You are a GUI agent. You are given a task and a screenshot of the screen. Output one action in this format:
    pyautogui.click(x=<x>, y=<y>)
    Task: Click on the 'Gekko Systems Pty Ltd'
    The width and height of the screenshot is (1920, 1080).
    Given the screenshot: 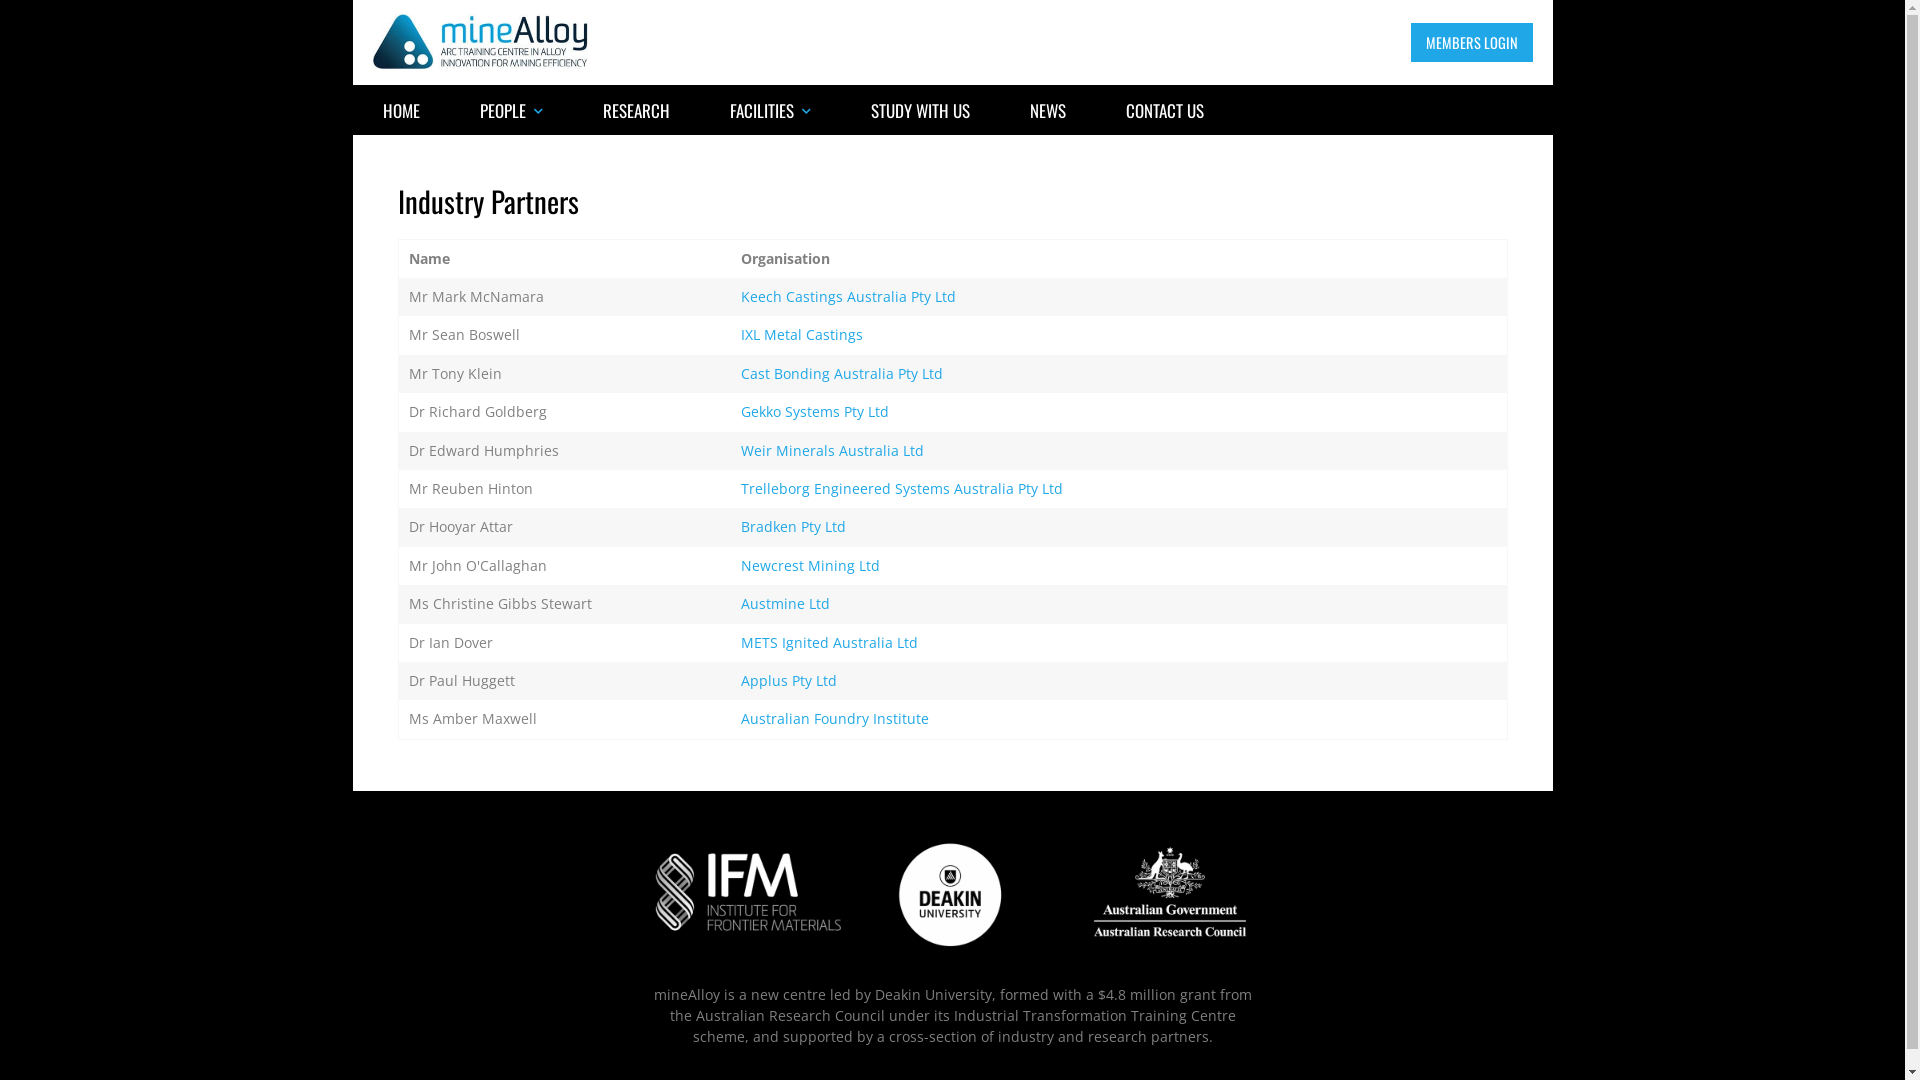 What is the action you would take?
    pyautogui.click(x=815, y=410)
    